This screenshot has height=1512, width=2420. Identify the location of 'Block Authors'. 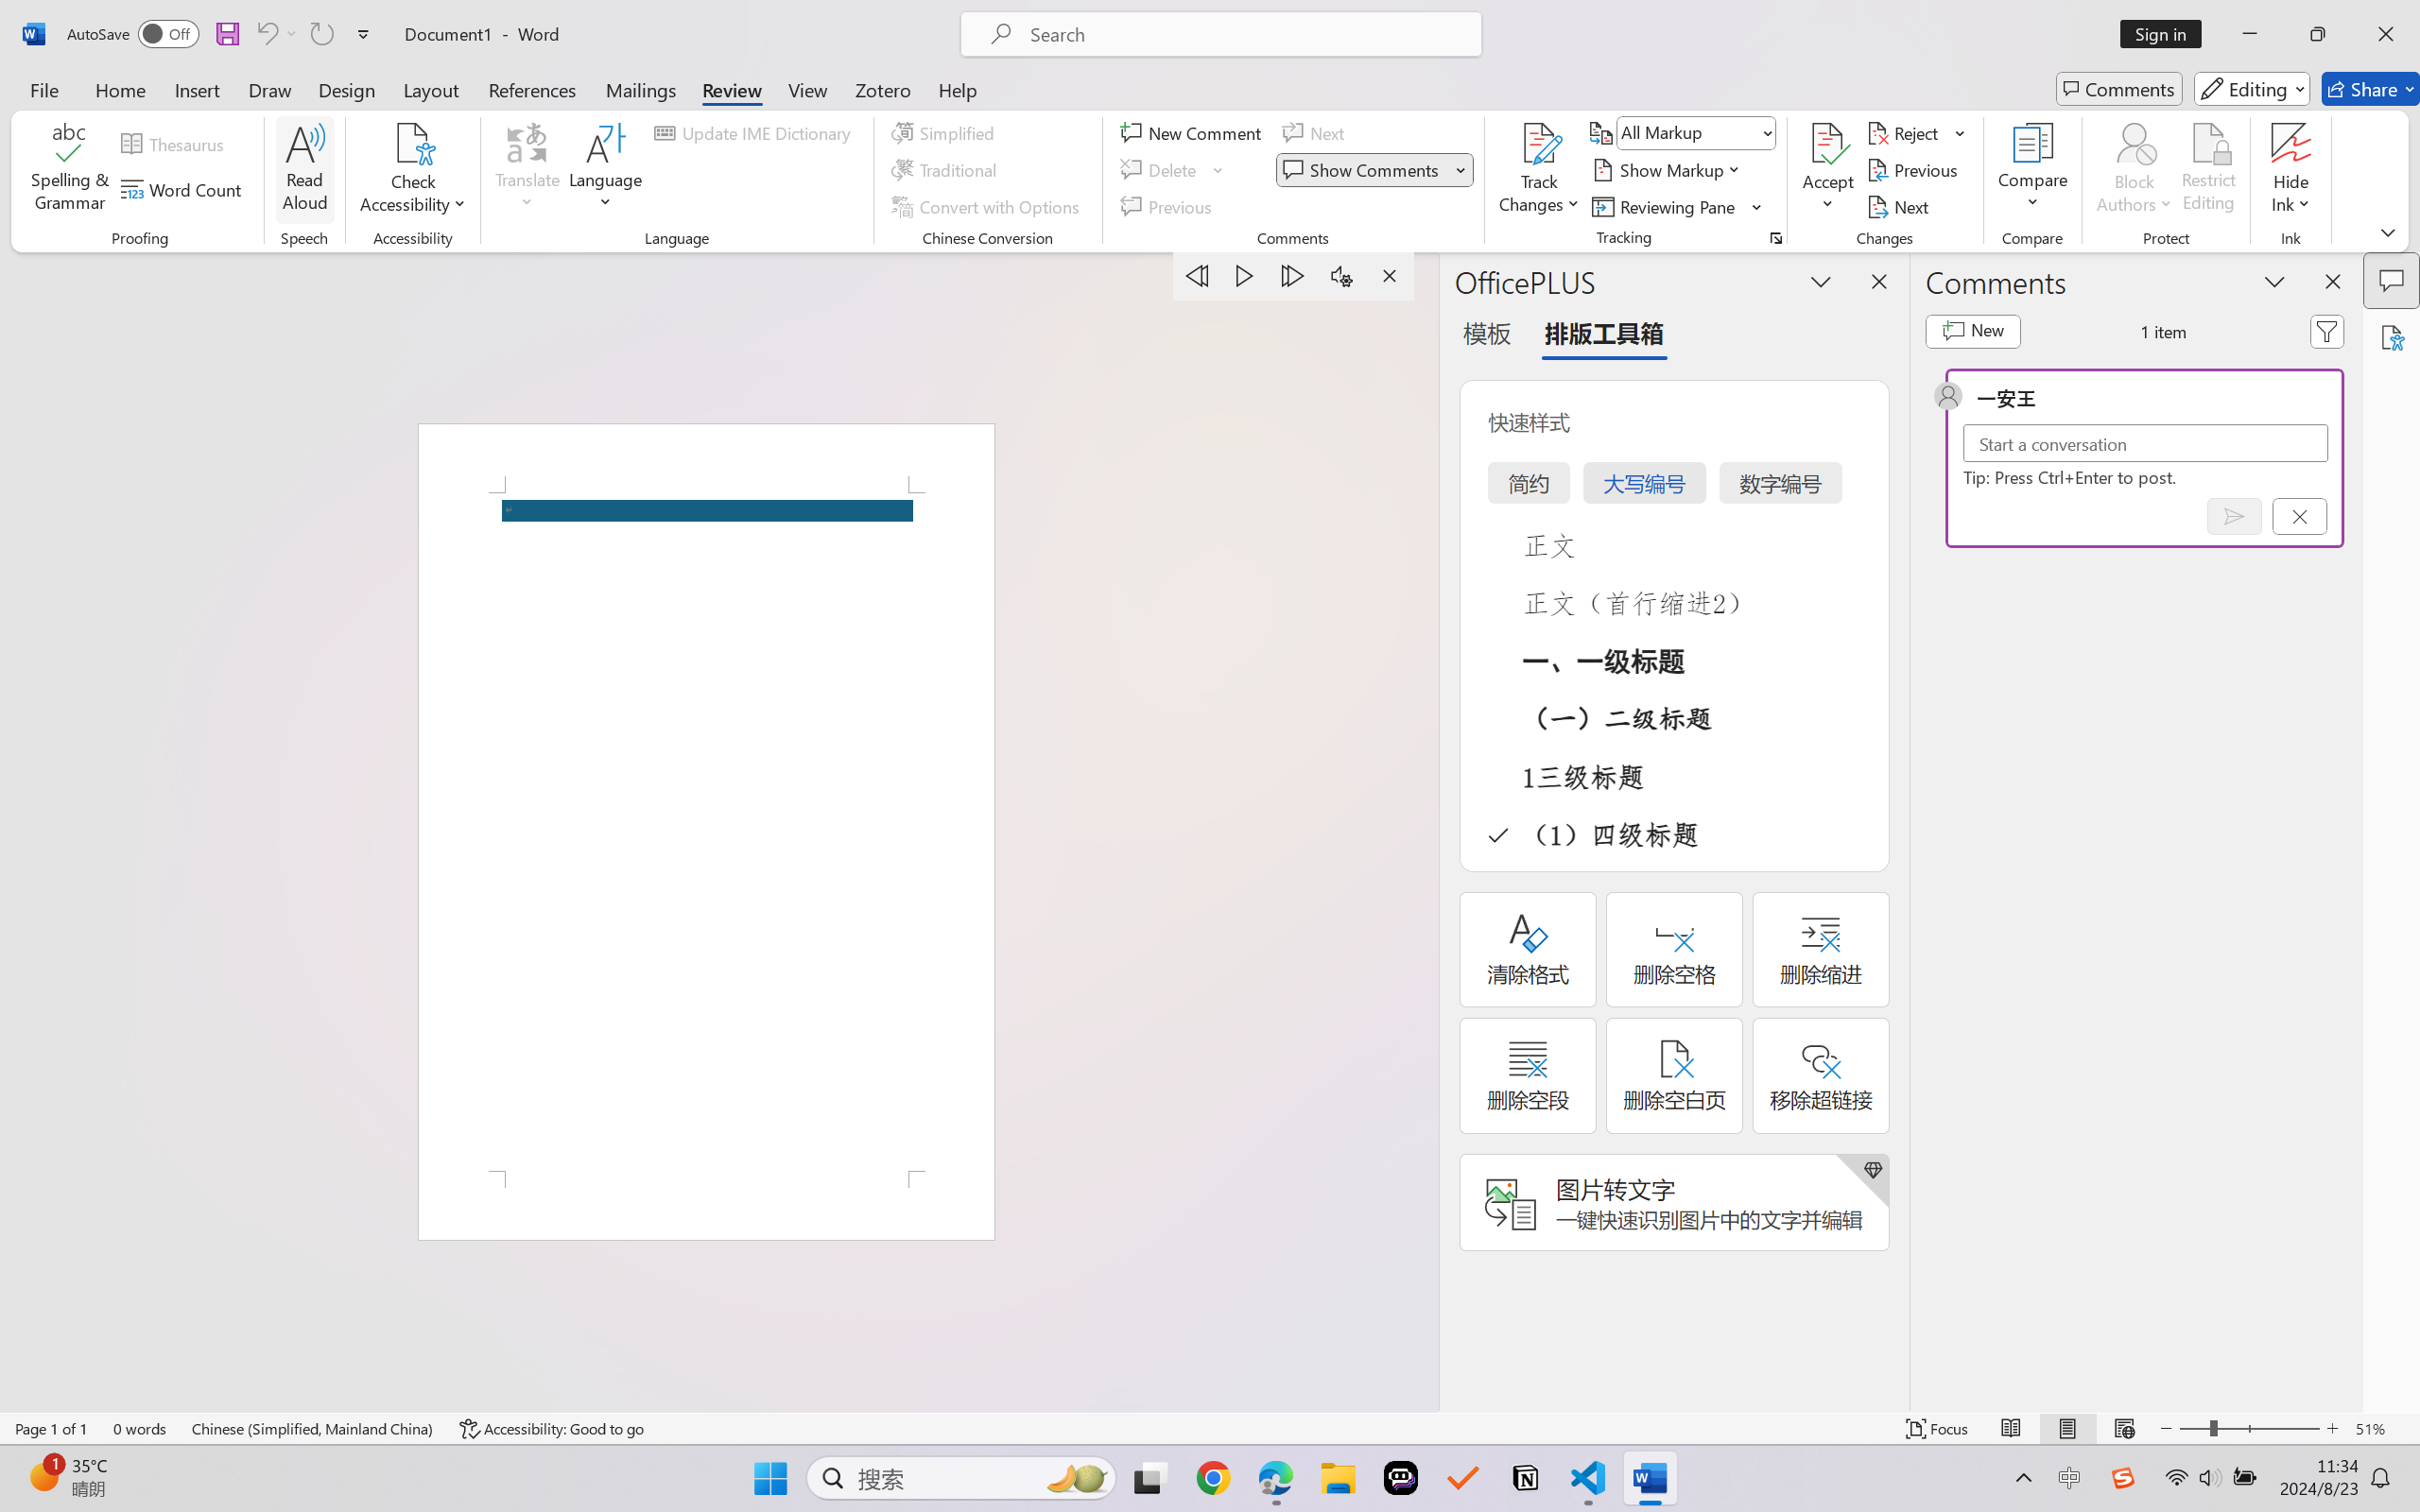
(2133, 170).